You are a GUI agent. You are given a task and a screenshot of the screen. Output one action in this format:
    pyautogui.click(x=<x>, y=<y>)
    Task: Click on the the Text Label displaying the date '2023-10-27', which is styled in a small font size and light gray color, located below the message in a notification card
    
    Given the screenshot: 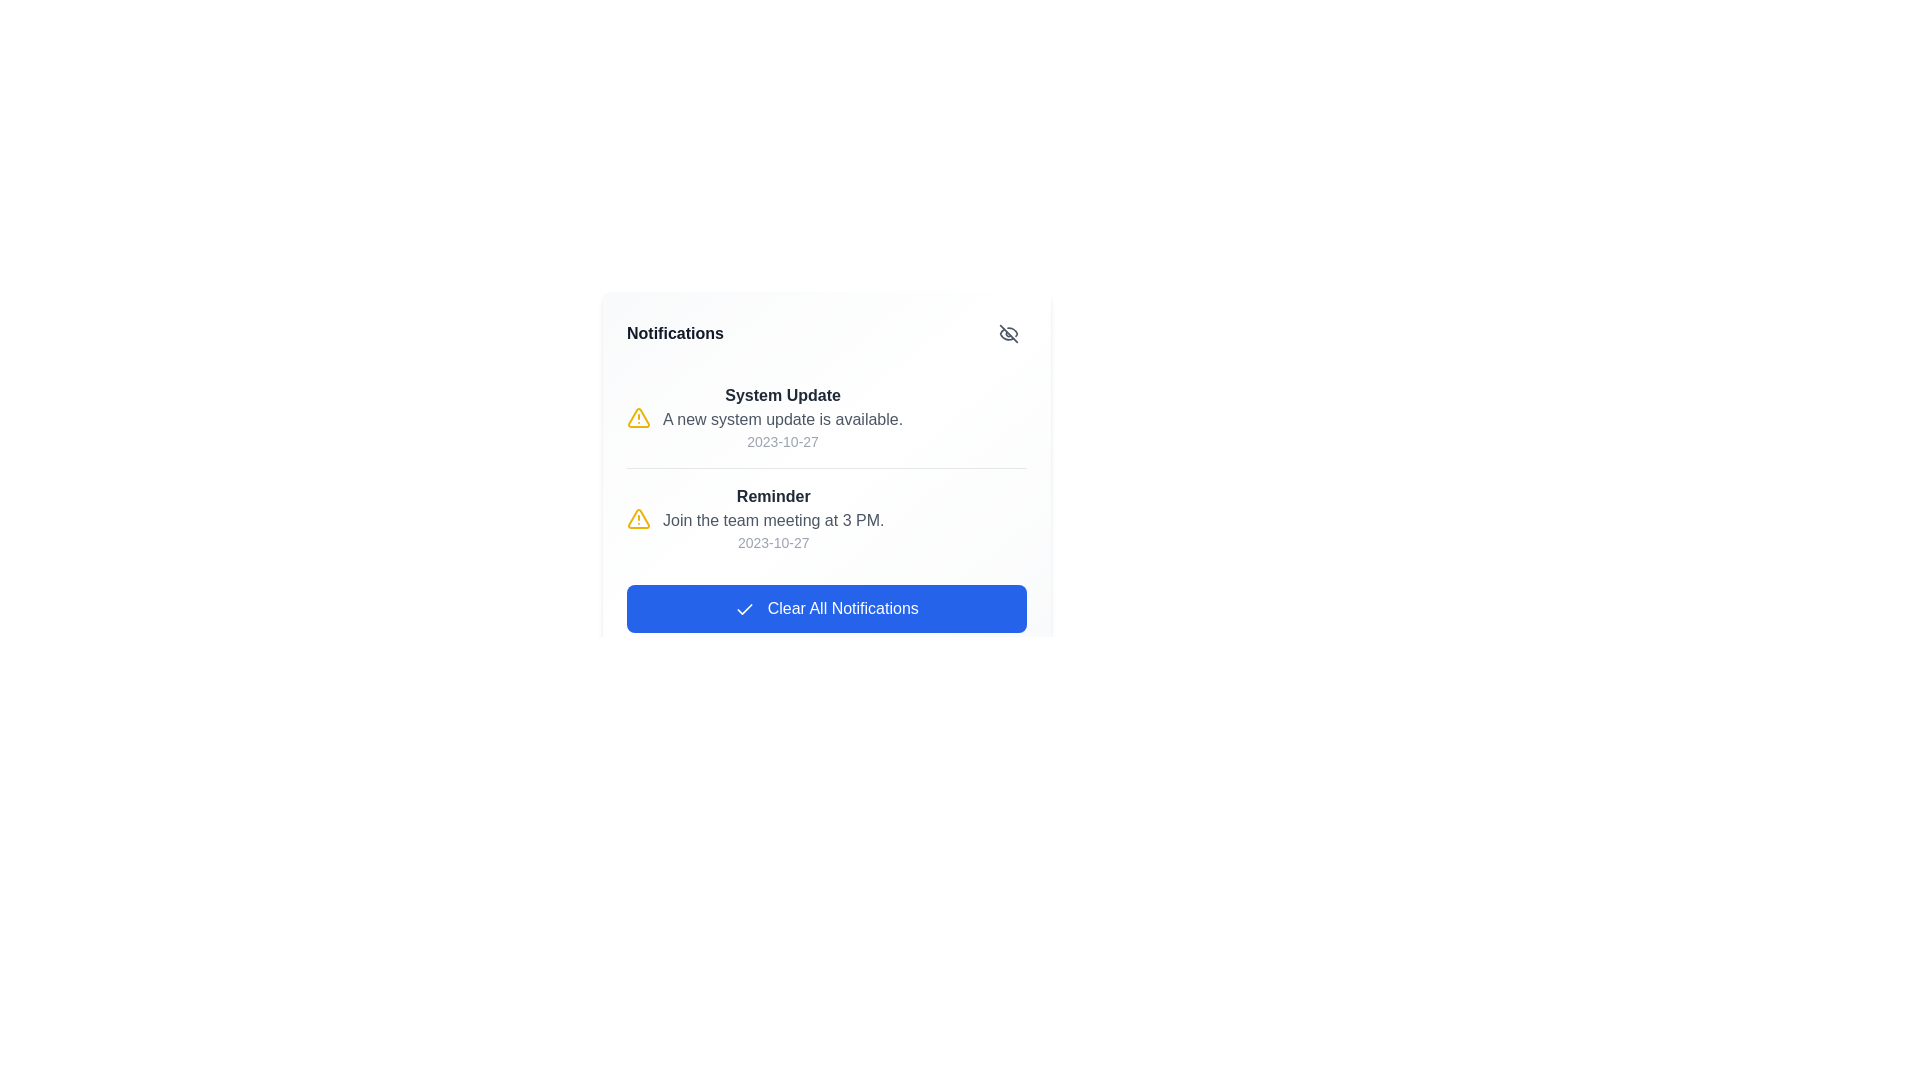 What is the action you would take?
    pyautogui.click(x=772, y=543)
    